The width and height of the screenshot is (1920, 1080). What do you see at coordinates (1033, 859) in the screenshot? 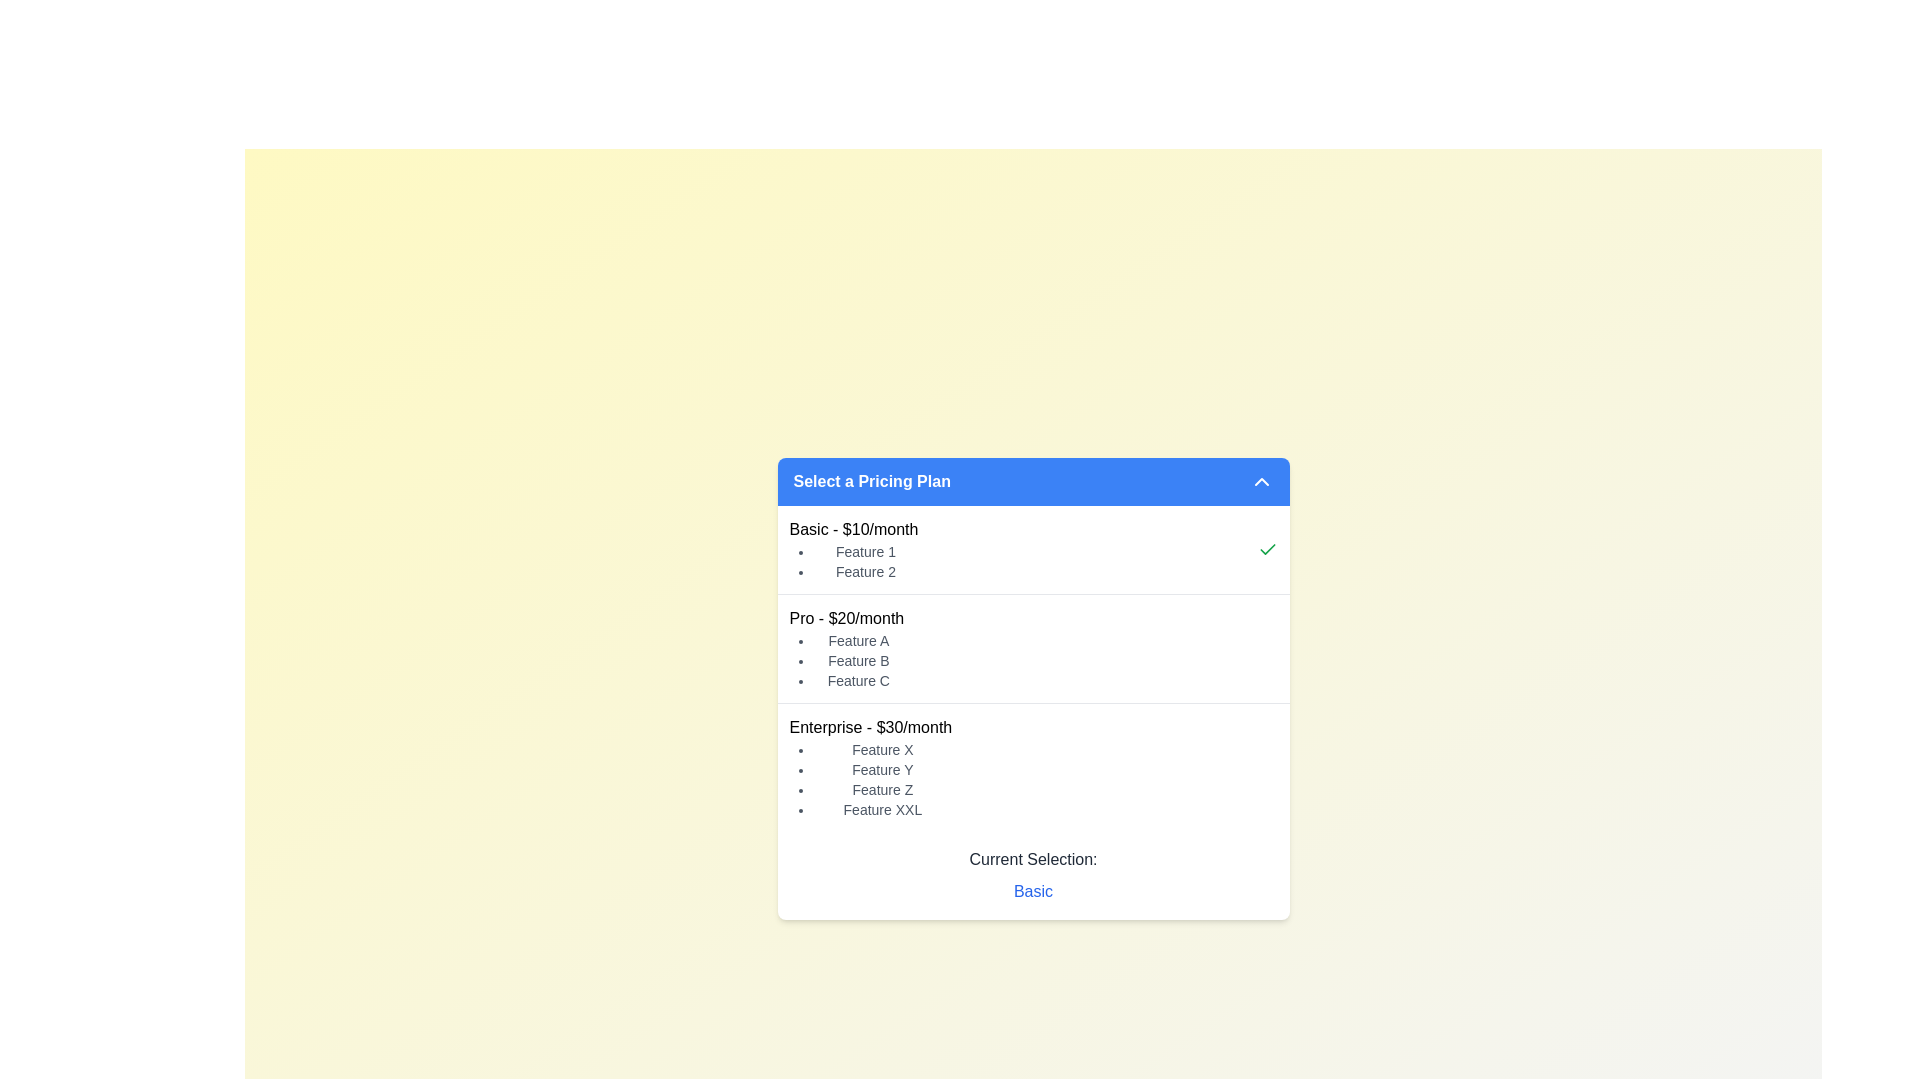
I see `the Text label indicating the currently selected option in the pricing selection interface, which displays 'Current Selection: Basic.'` at bounding box center [1033, 859].